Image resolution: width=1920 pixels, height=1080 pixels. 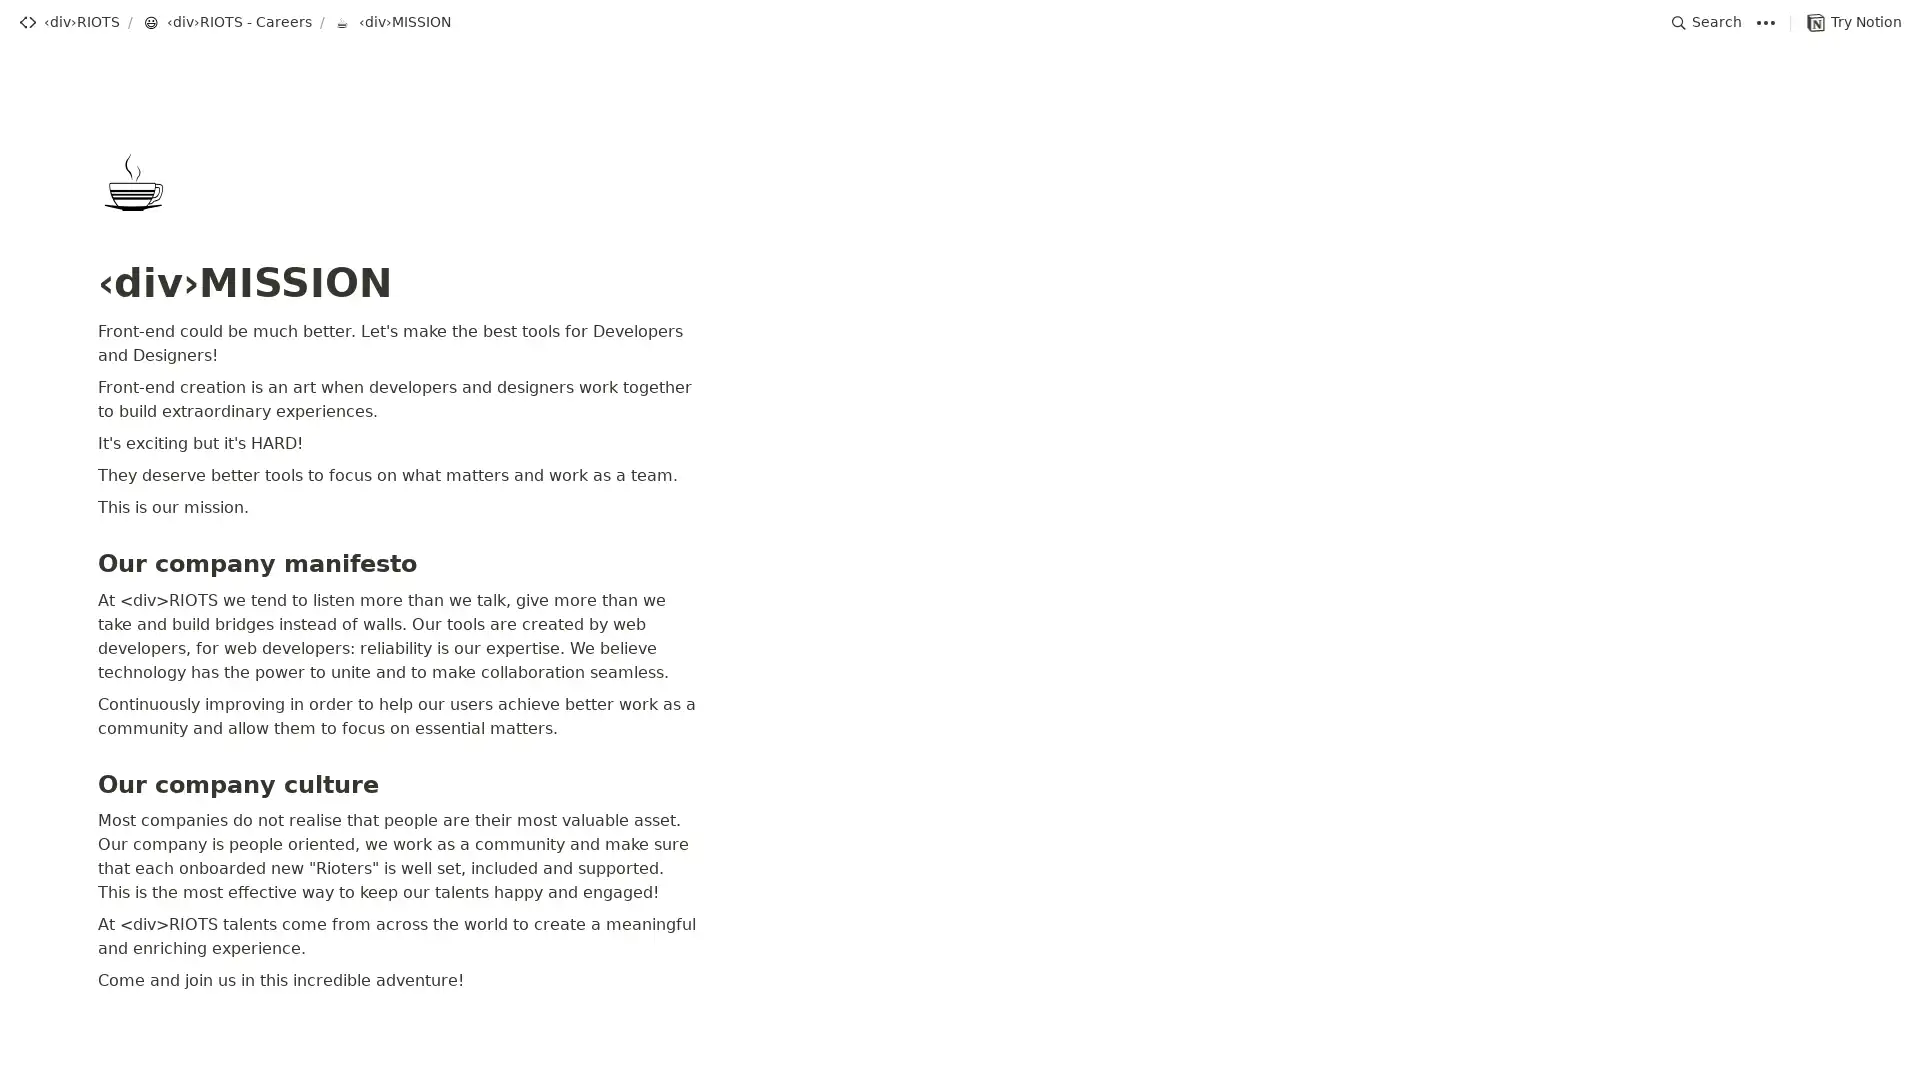 What do you see at coordinates (68, 22) in the screenshot?
I see `divRIOTS` at bounding box center [68, 22].